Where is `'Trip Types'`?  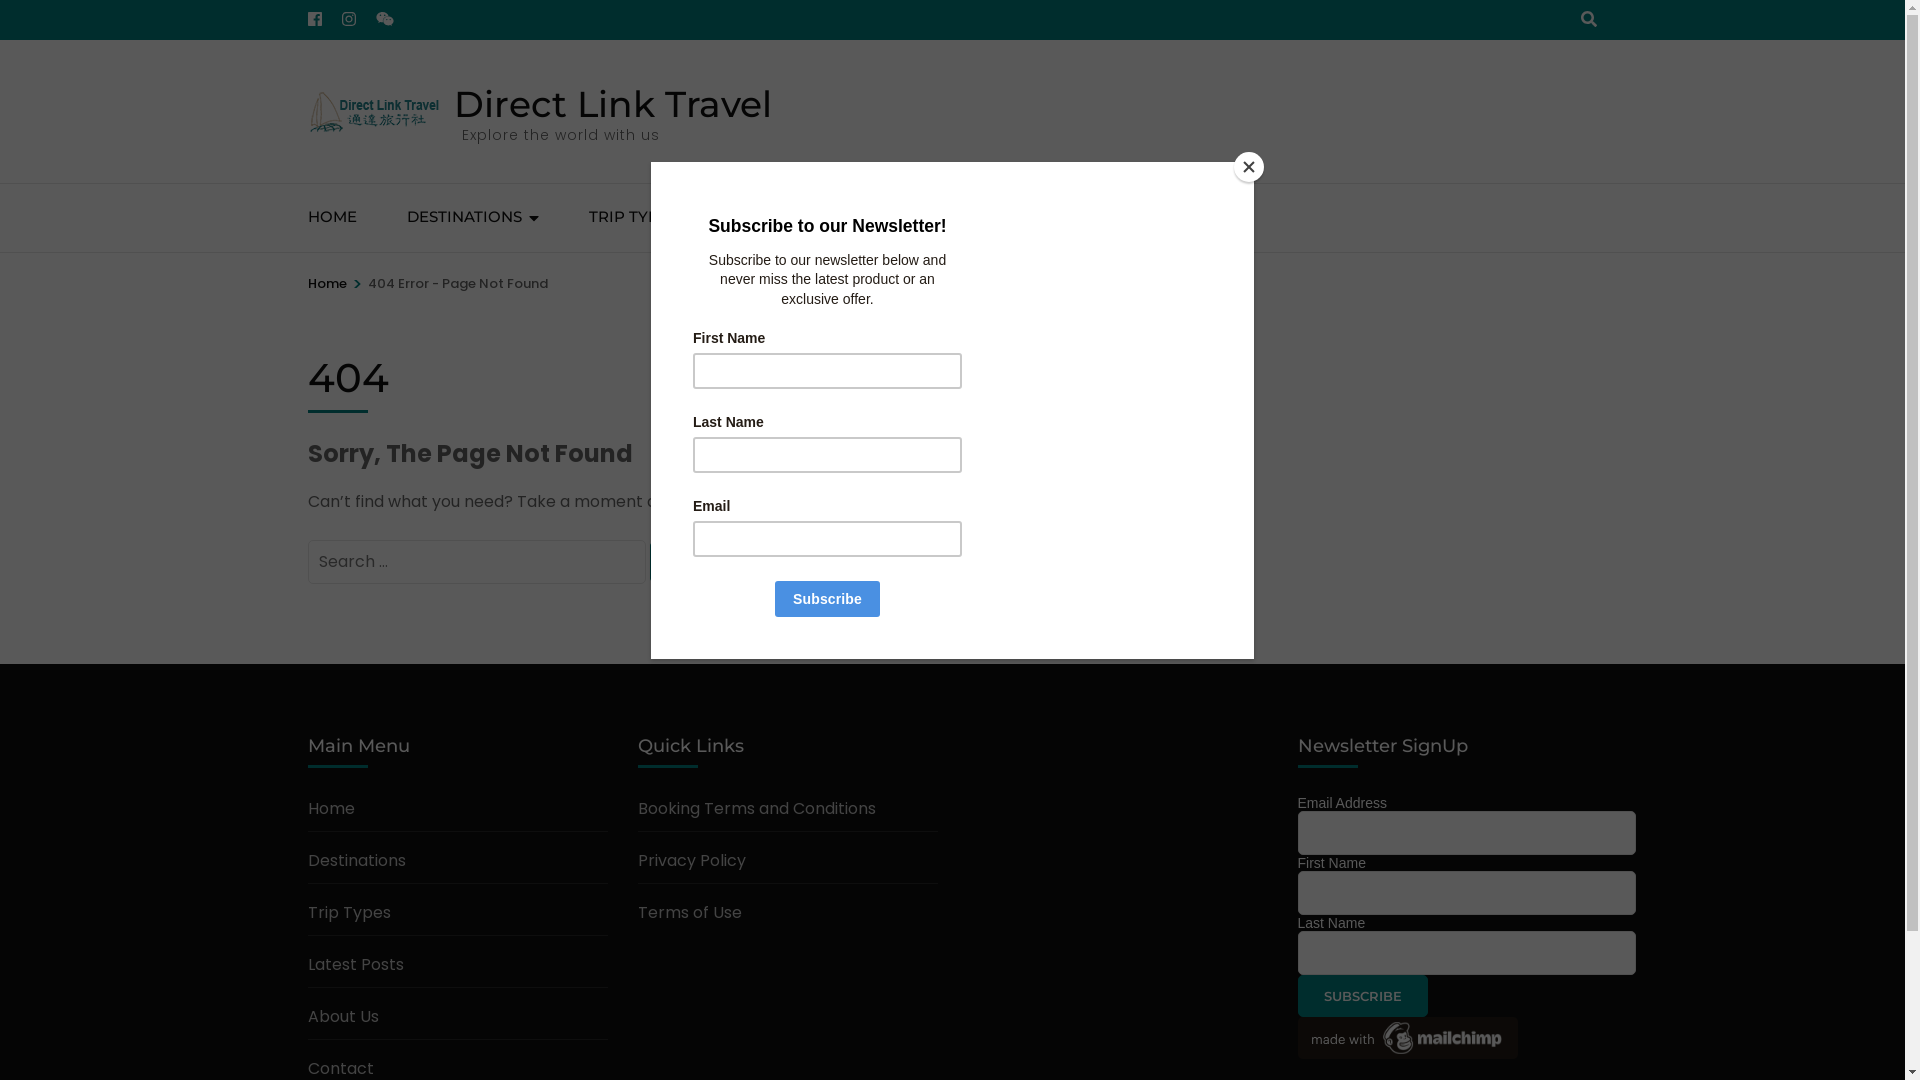
'Trip Types' is located at coordinates (306, 912).